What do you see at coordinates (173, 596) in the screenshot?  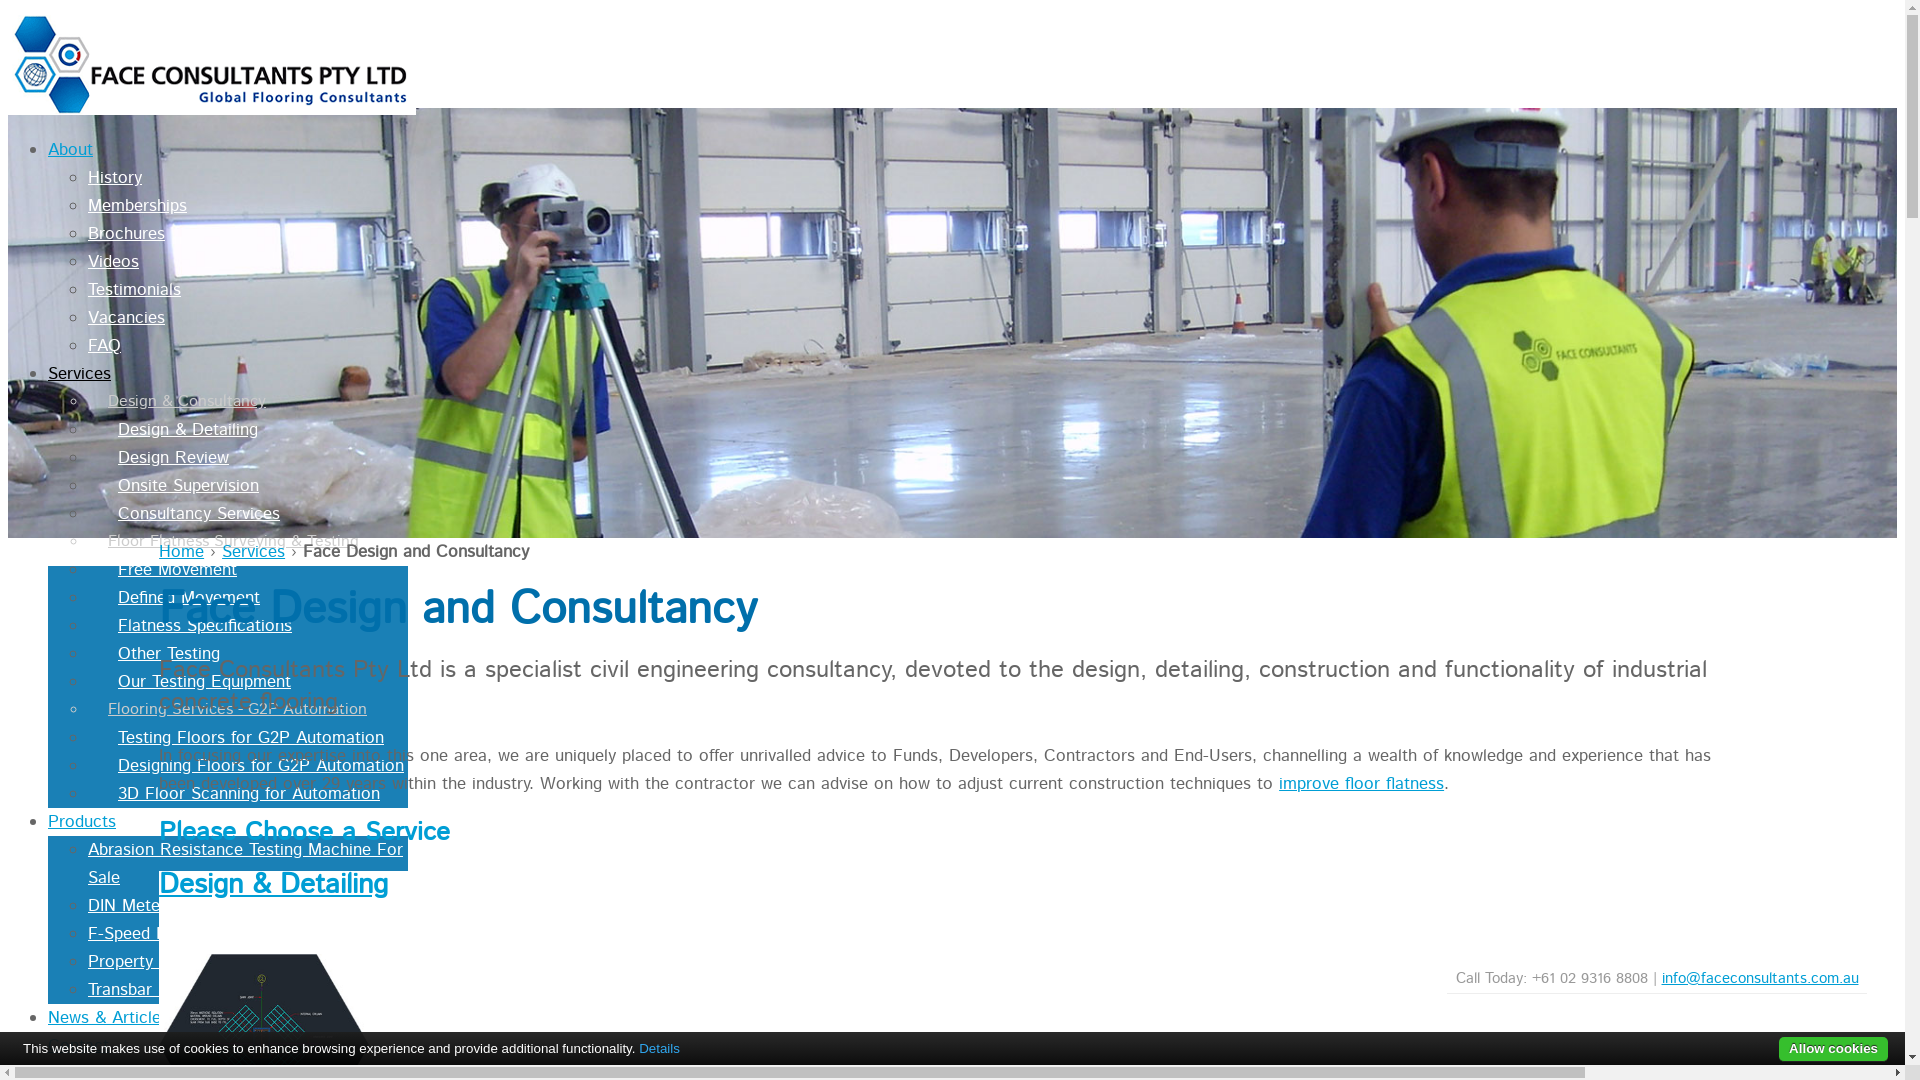 I see `'Defined Movement'` at bounding box center [173, 596].